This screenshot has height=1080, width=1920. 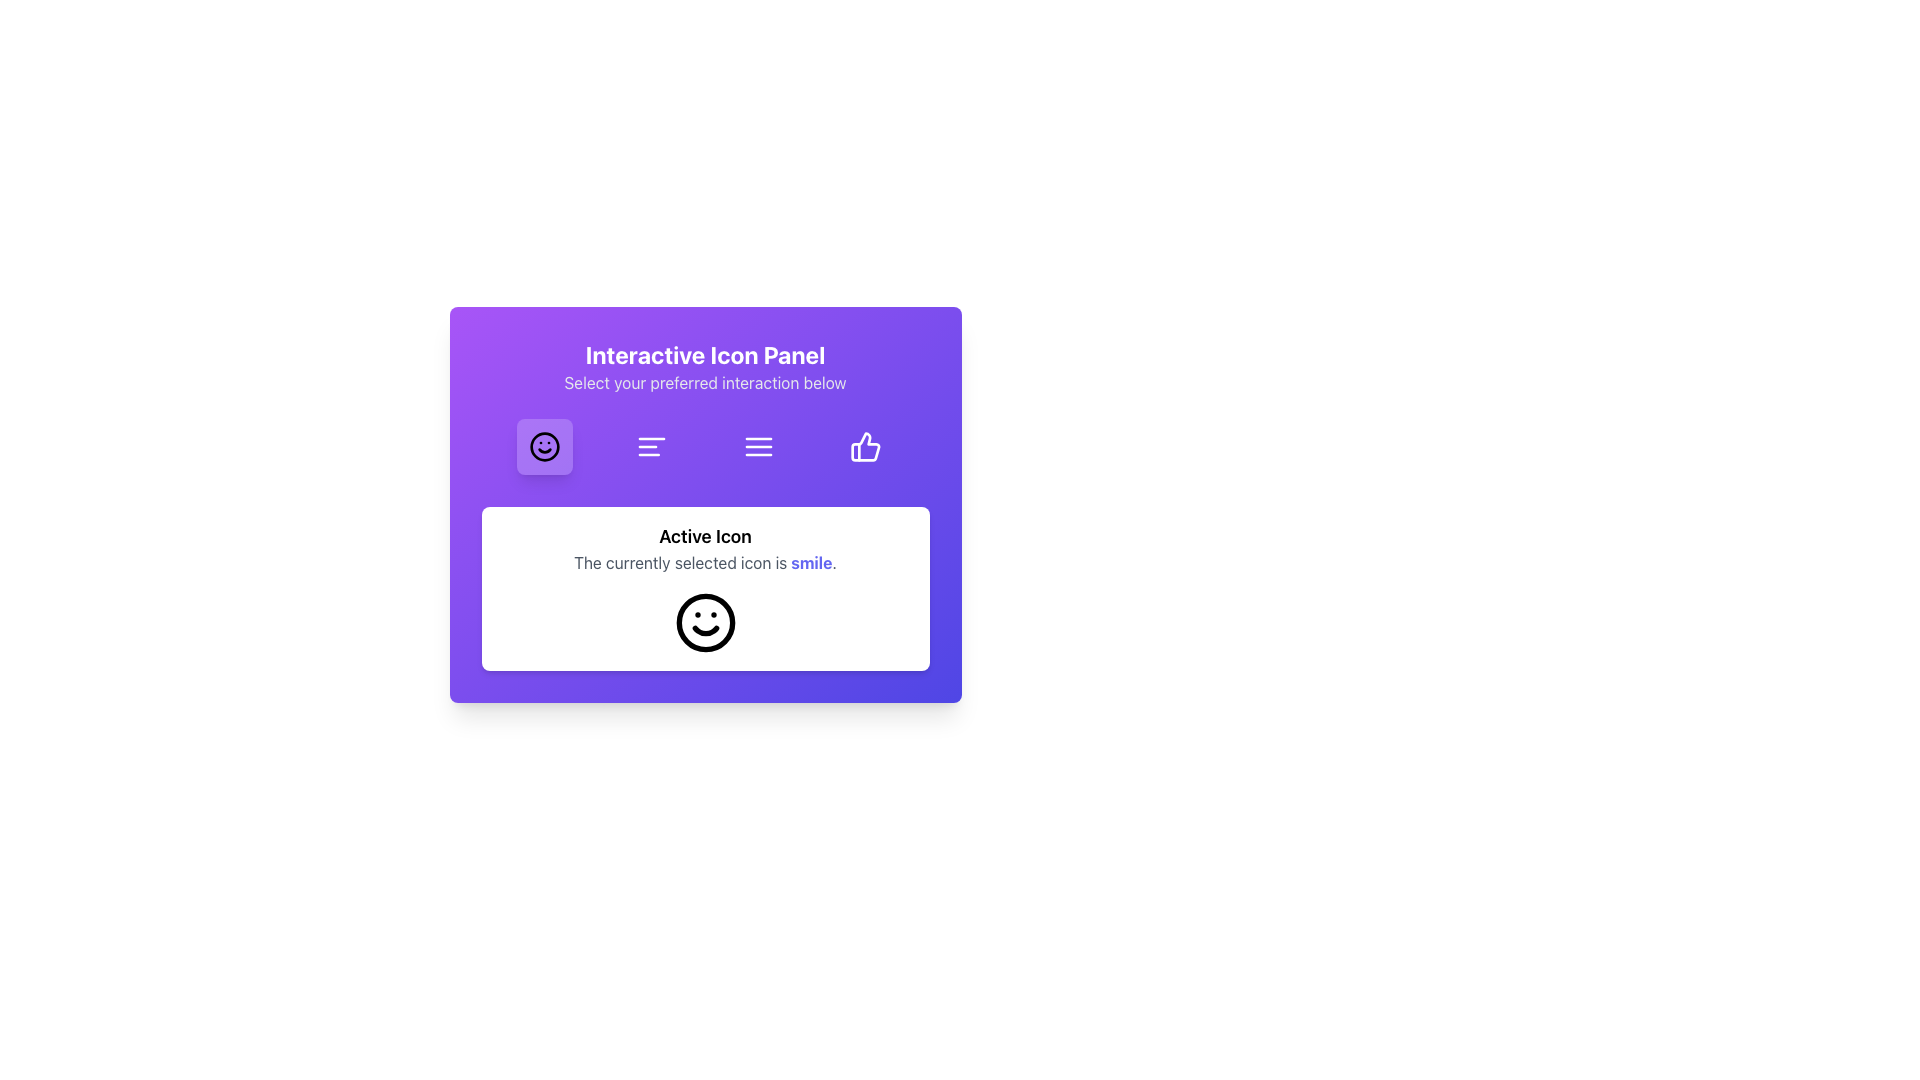 What do you see at coordinates (705, 504) in the screenshot?
I see `user interaction panel element located centrally within the purple-themed panel by invoking developer tools` at bounding box center [705, 504].